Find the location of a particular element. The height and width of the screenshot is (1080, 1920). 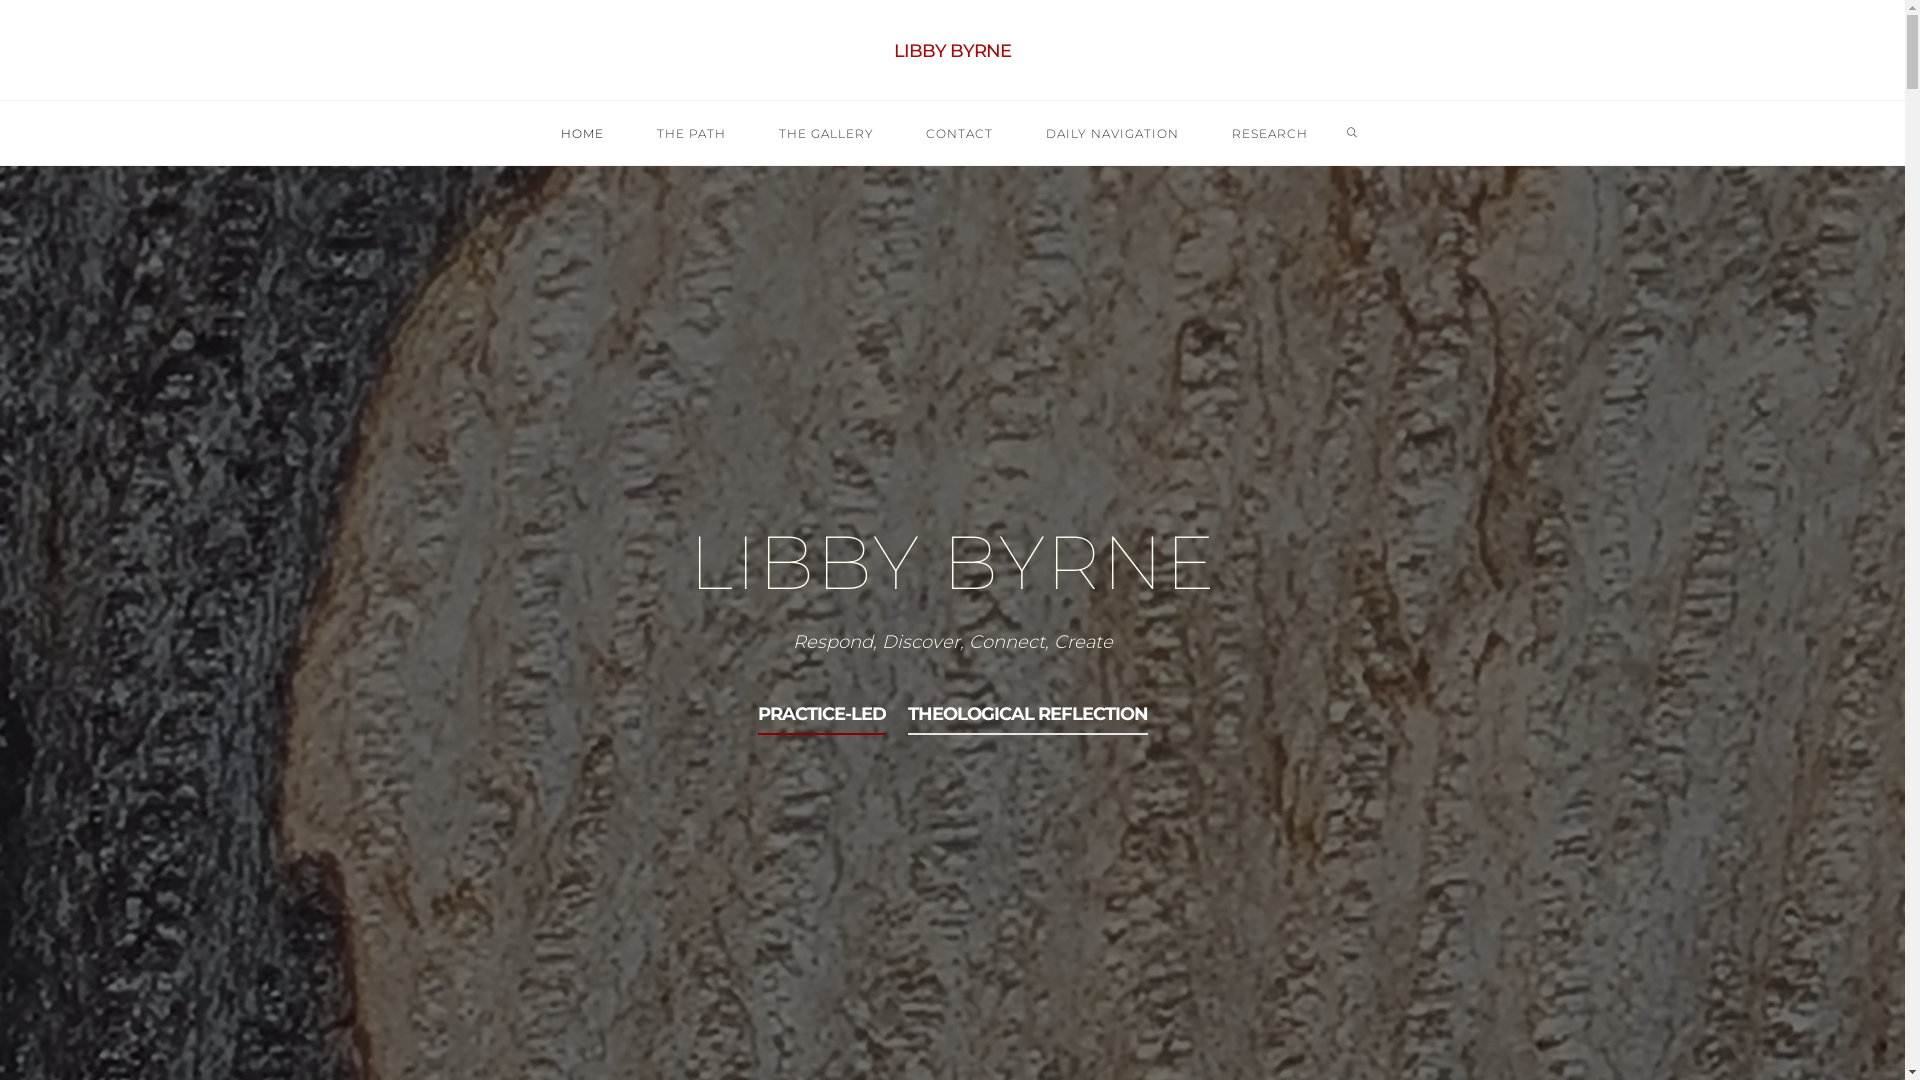

'THE PATH' is located at coordinates (691, 133).